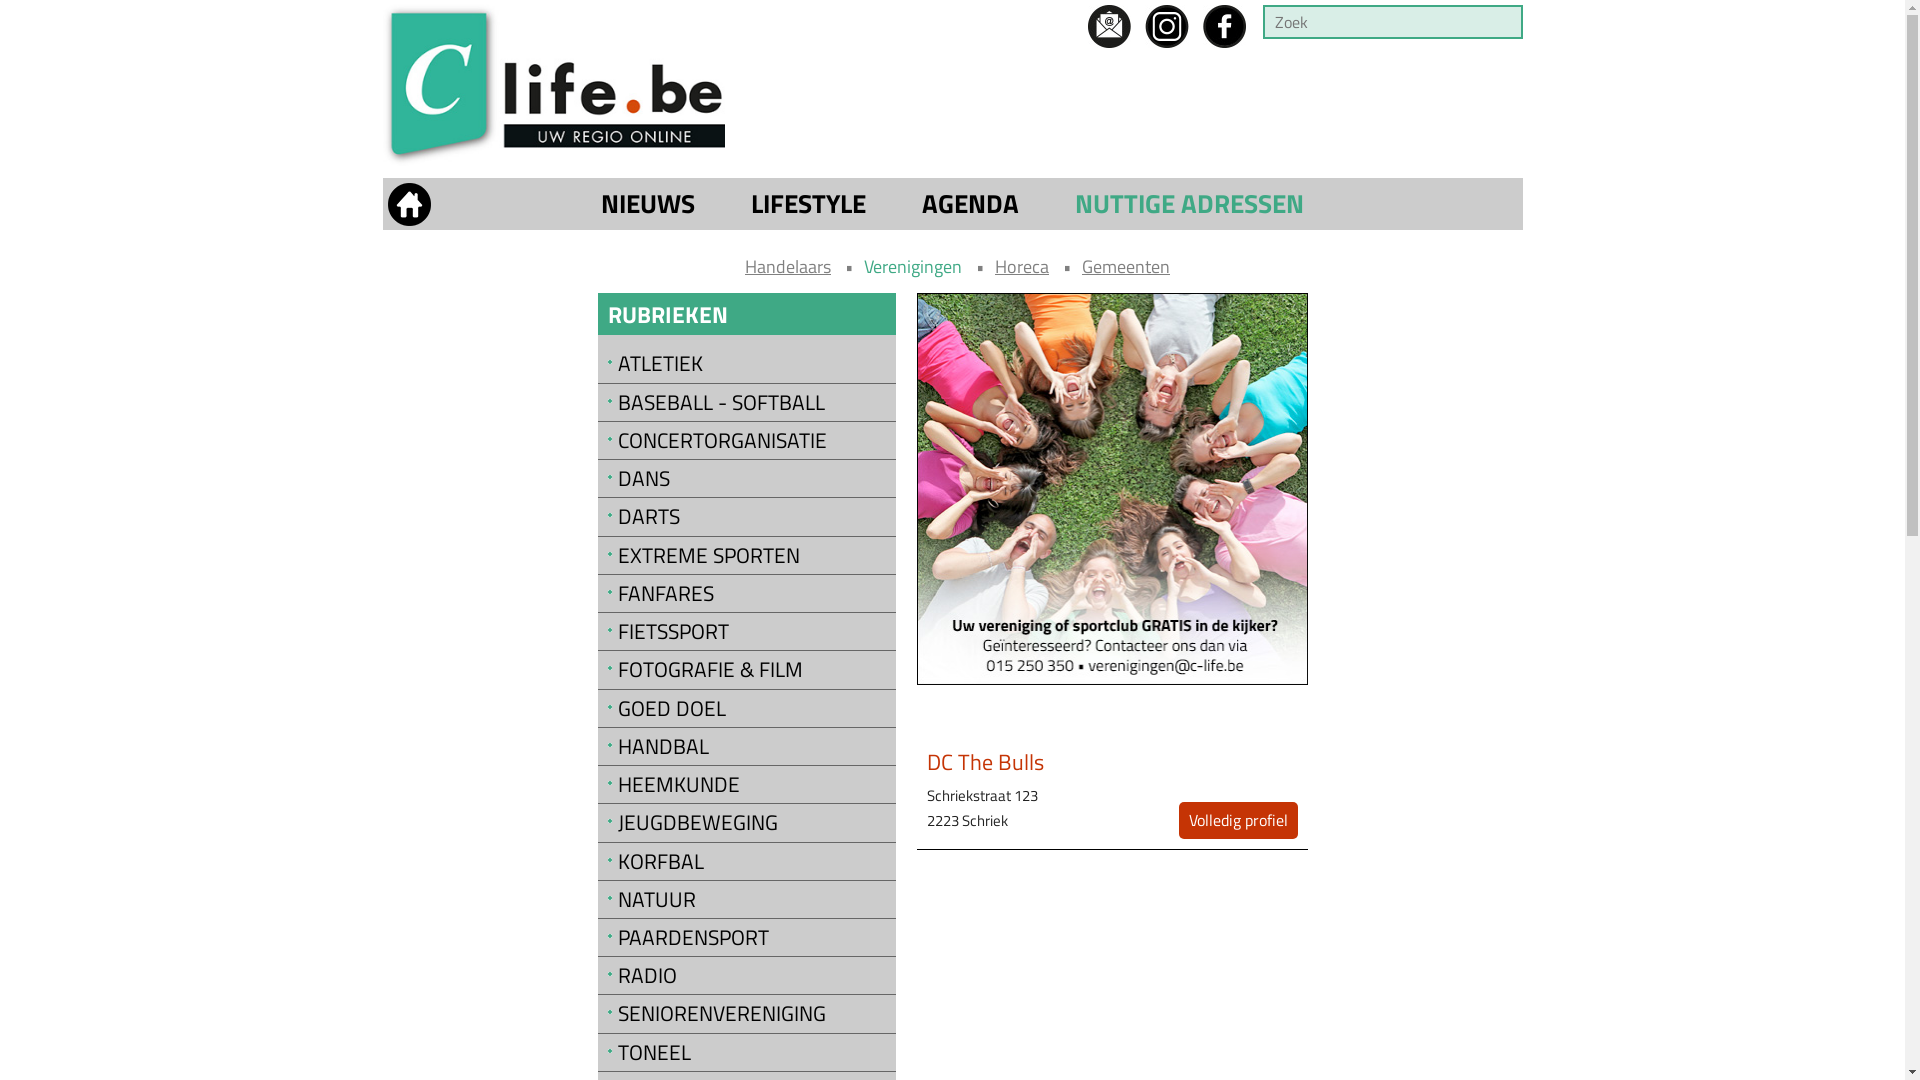 The width and height of the screenshot is (1920, 1080). Describe the element at coordinates (911, 265) in the screenshot. I see `'Verenigingen'` at that location.